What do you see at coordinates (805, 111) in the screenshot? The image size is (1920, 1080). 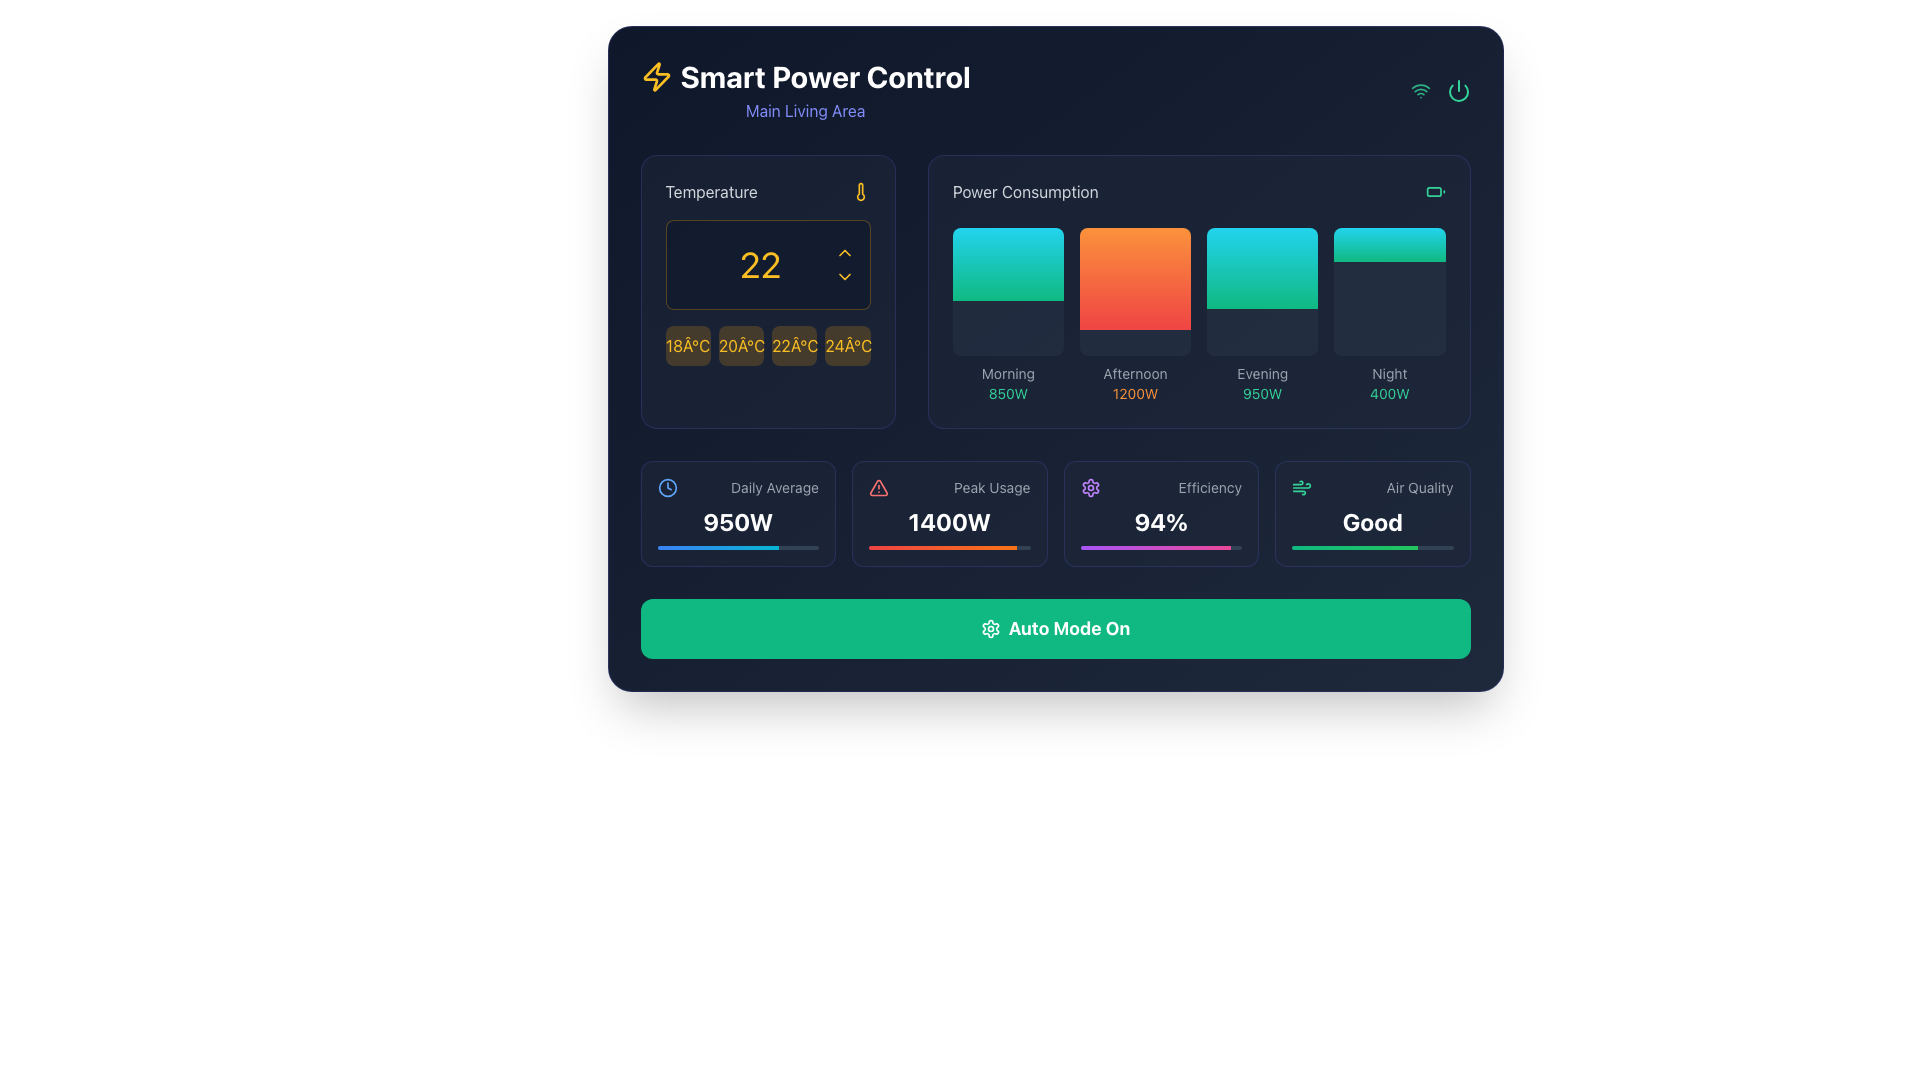 I see `the 'Main Living Area' text label located directly below the 'Smart Power Control' in the upper-left section of the interface` at bounding box center [805, 111].